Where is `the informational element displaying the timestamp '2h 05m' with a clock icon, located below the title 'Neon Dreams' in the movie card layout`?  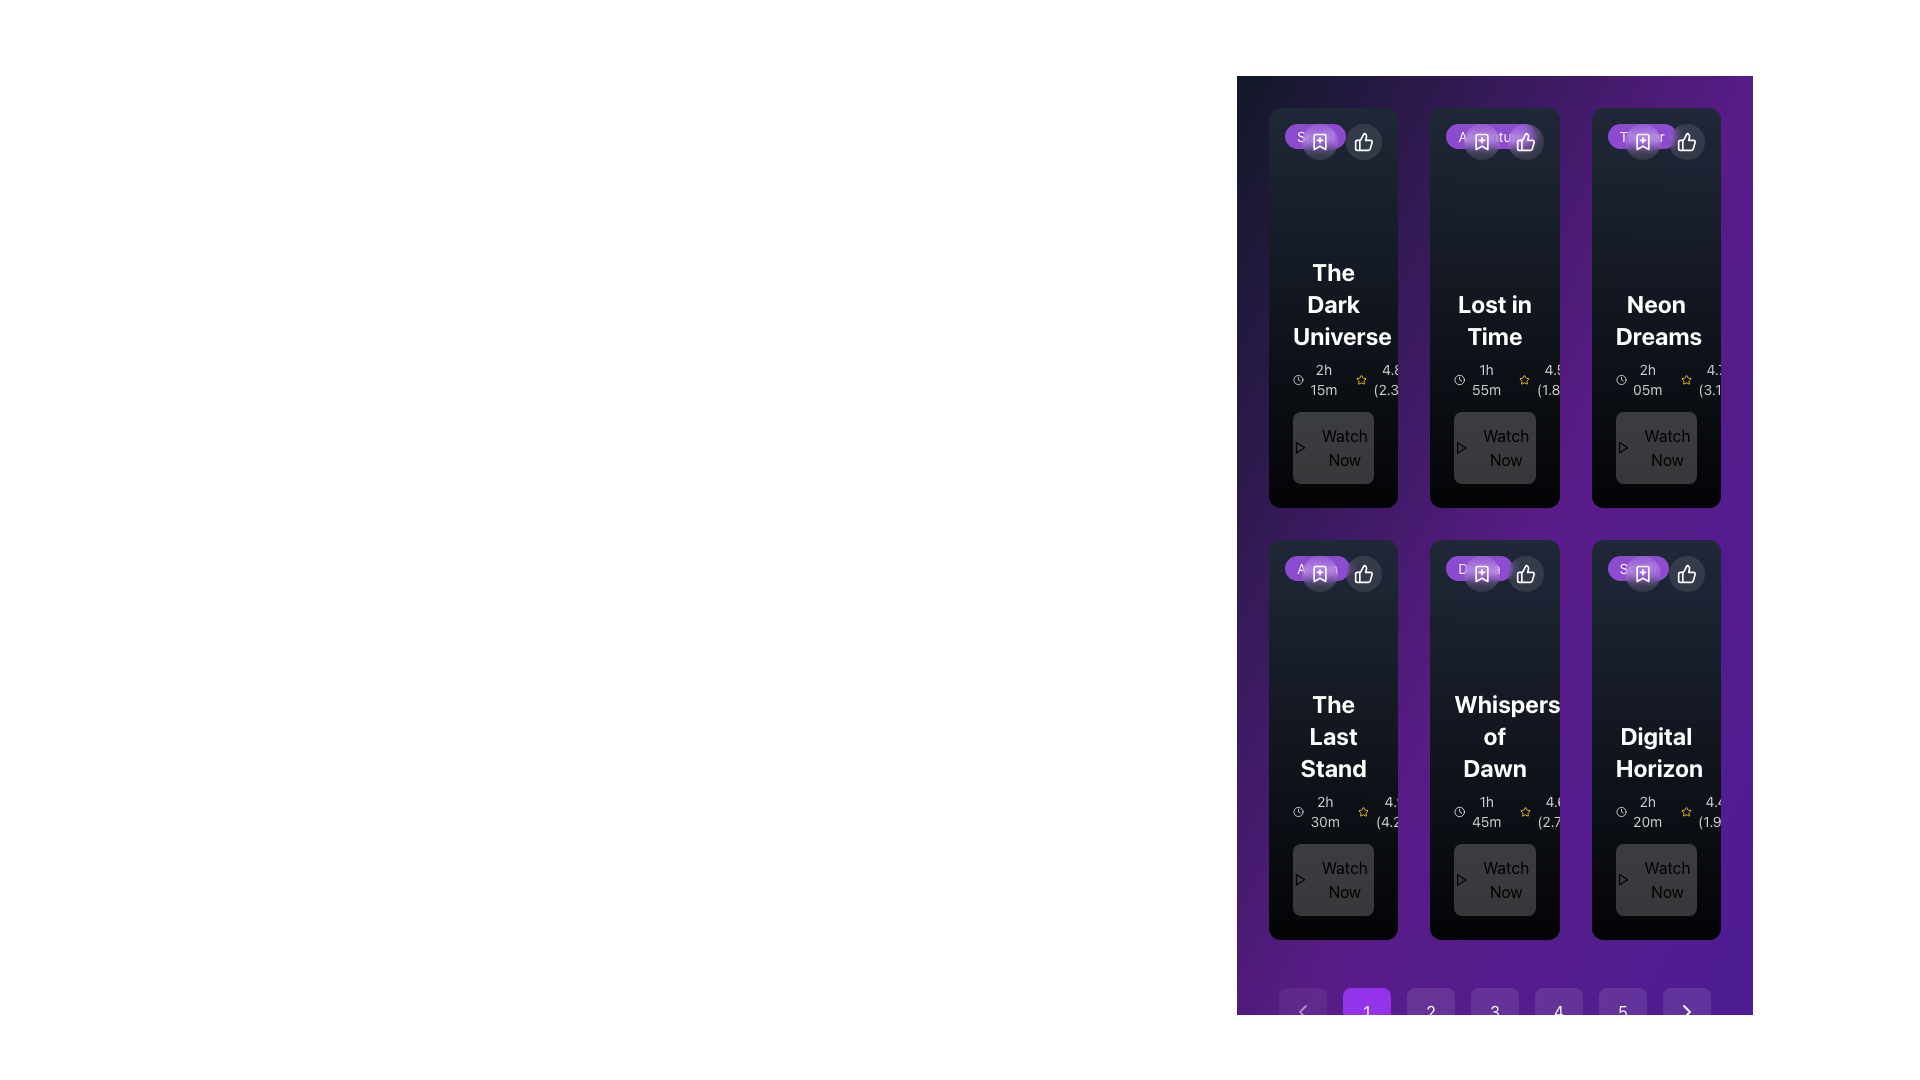 the informational element displaying the timestamp '2h 05m' with a clock icon, located below the title 'Neon Dreams' in the movie card layout is located at coordinates (1656, 380).